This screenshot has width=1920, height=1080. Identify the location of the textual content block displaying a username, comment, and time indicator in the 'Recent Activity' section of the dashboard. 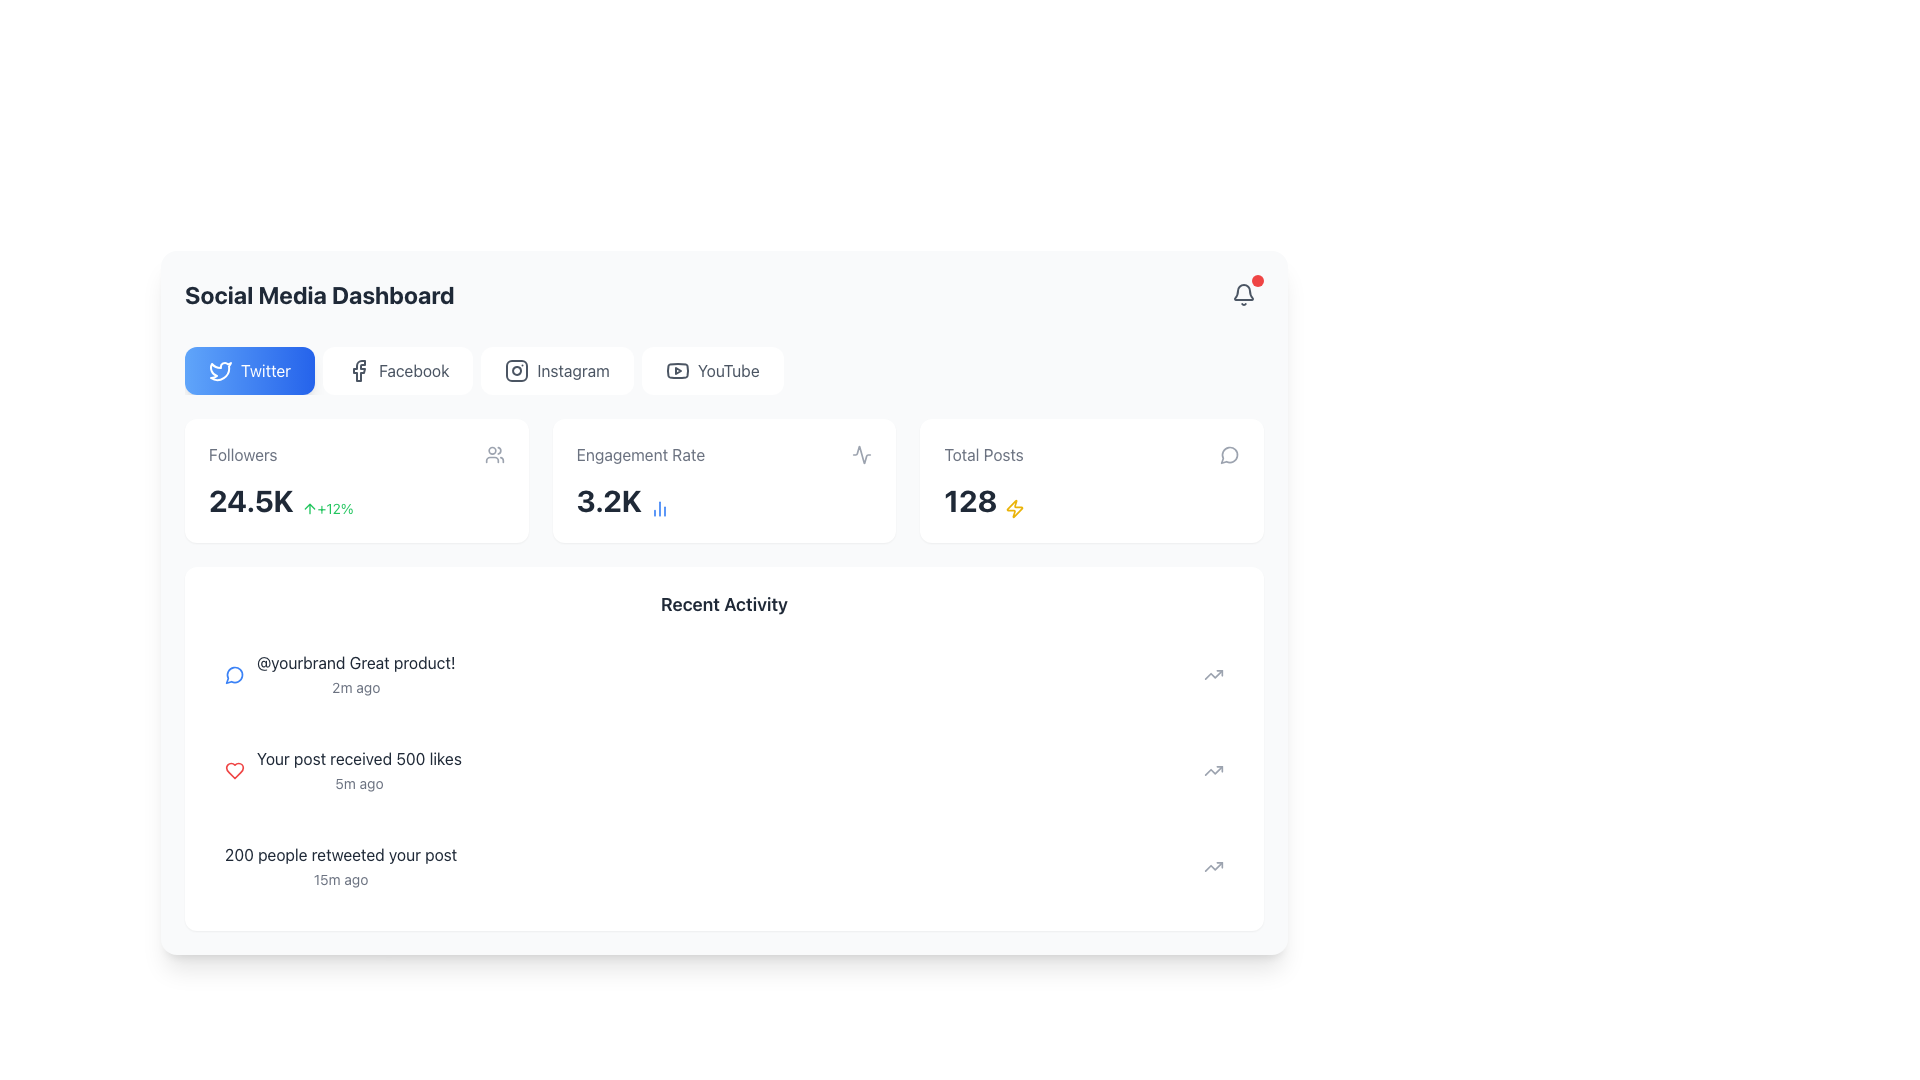
(356, 675).